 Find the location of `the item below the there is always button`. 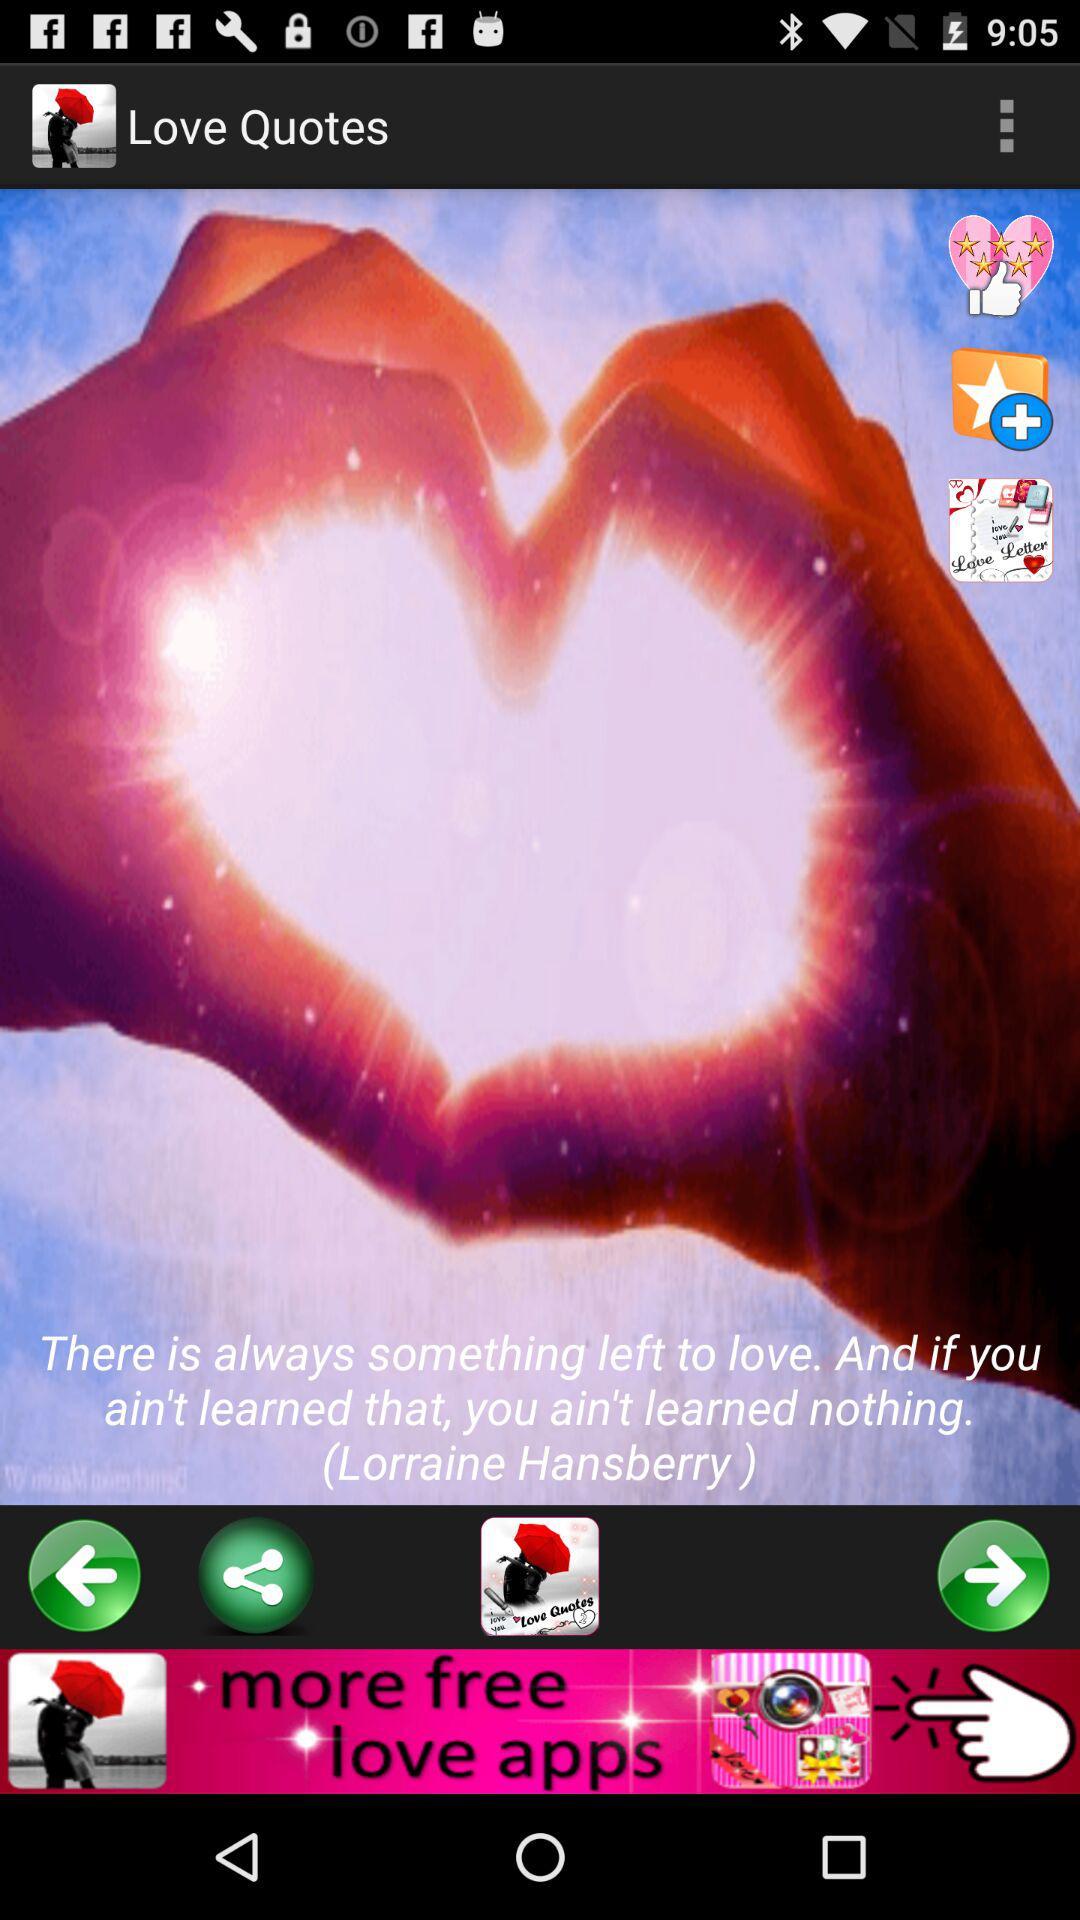

the item below the there is always button is located at coordinates (84, 1575).